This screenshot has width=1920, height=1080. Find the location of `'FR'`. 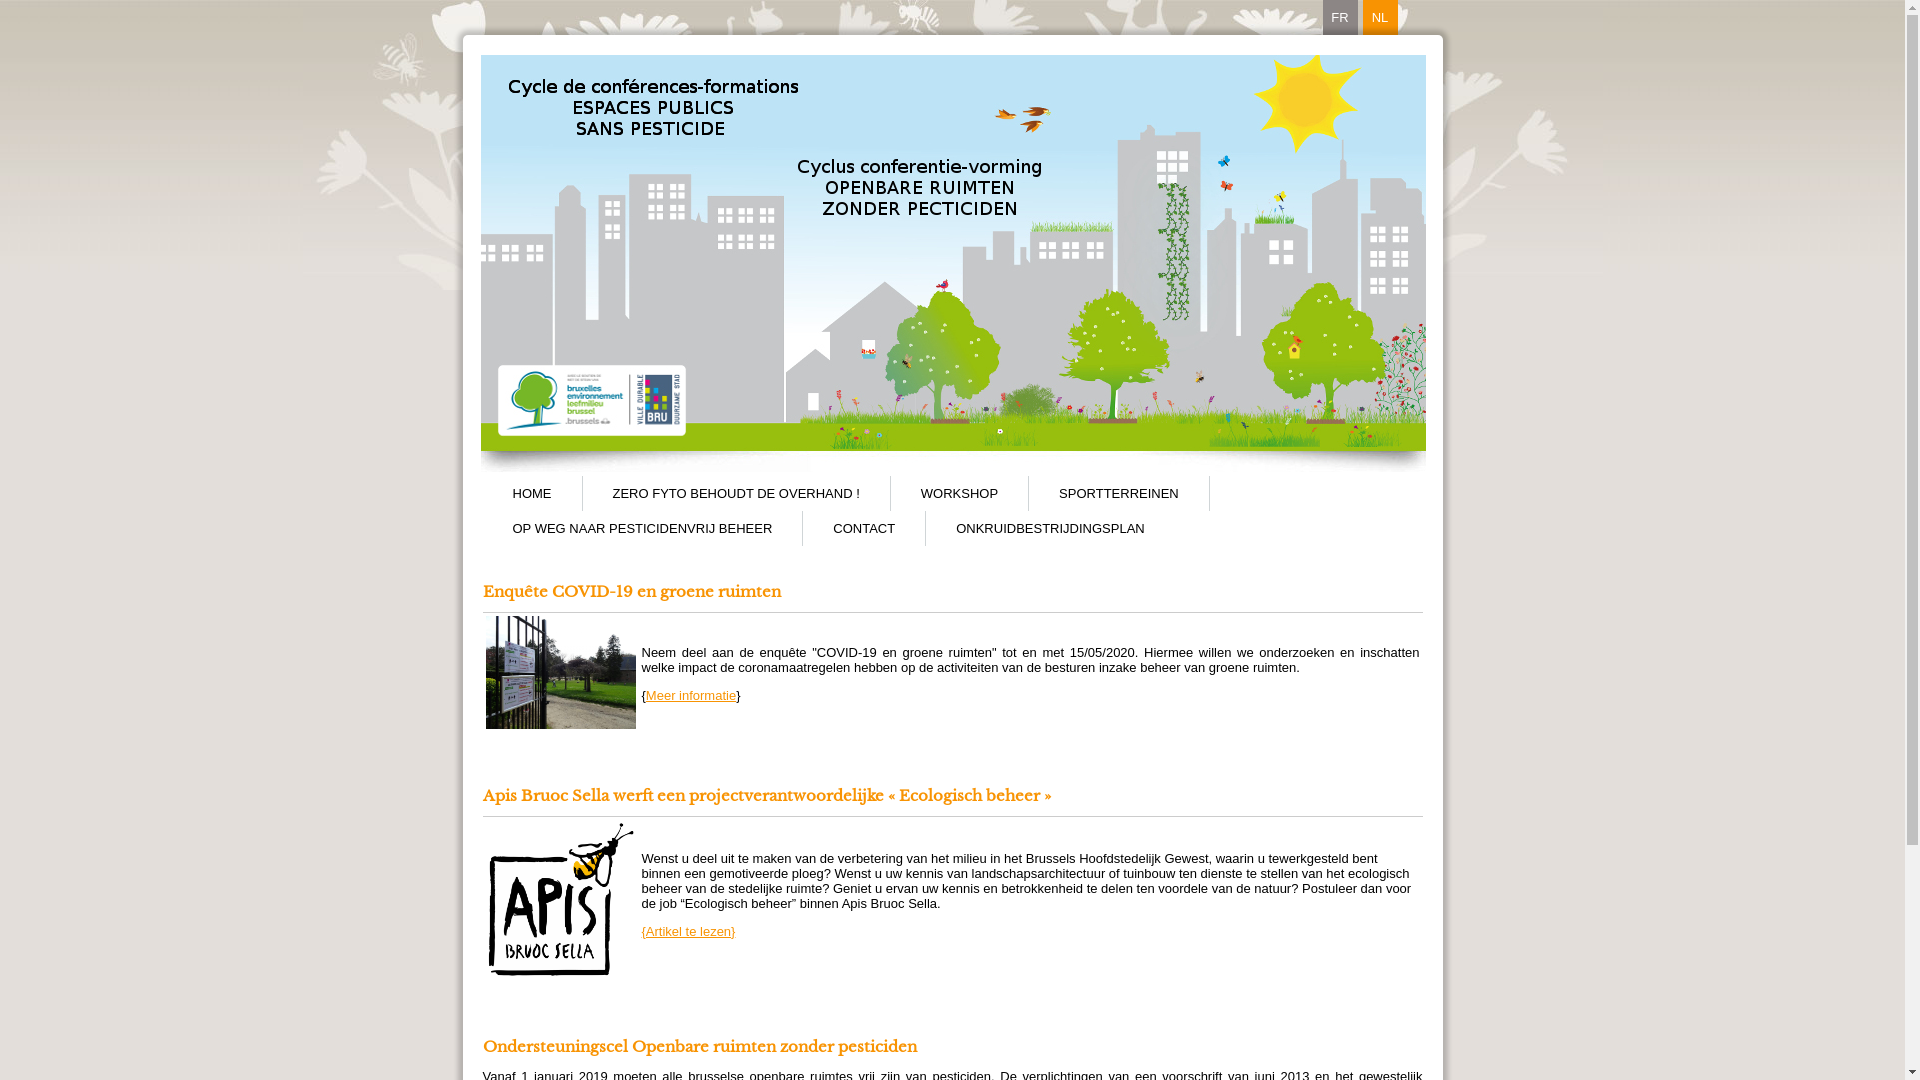

'FR' is located at coordinates (1321, 17).